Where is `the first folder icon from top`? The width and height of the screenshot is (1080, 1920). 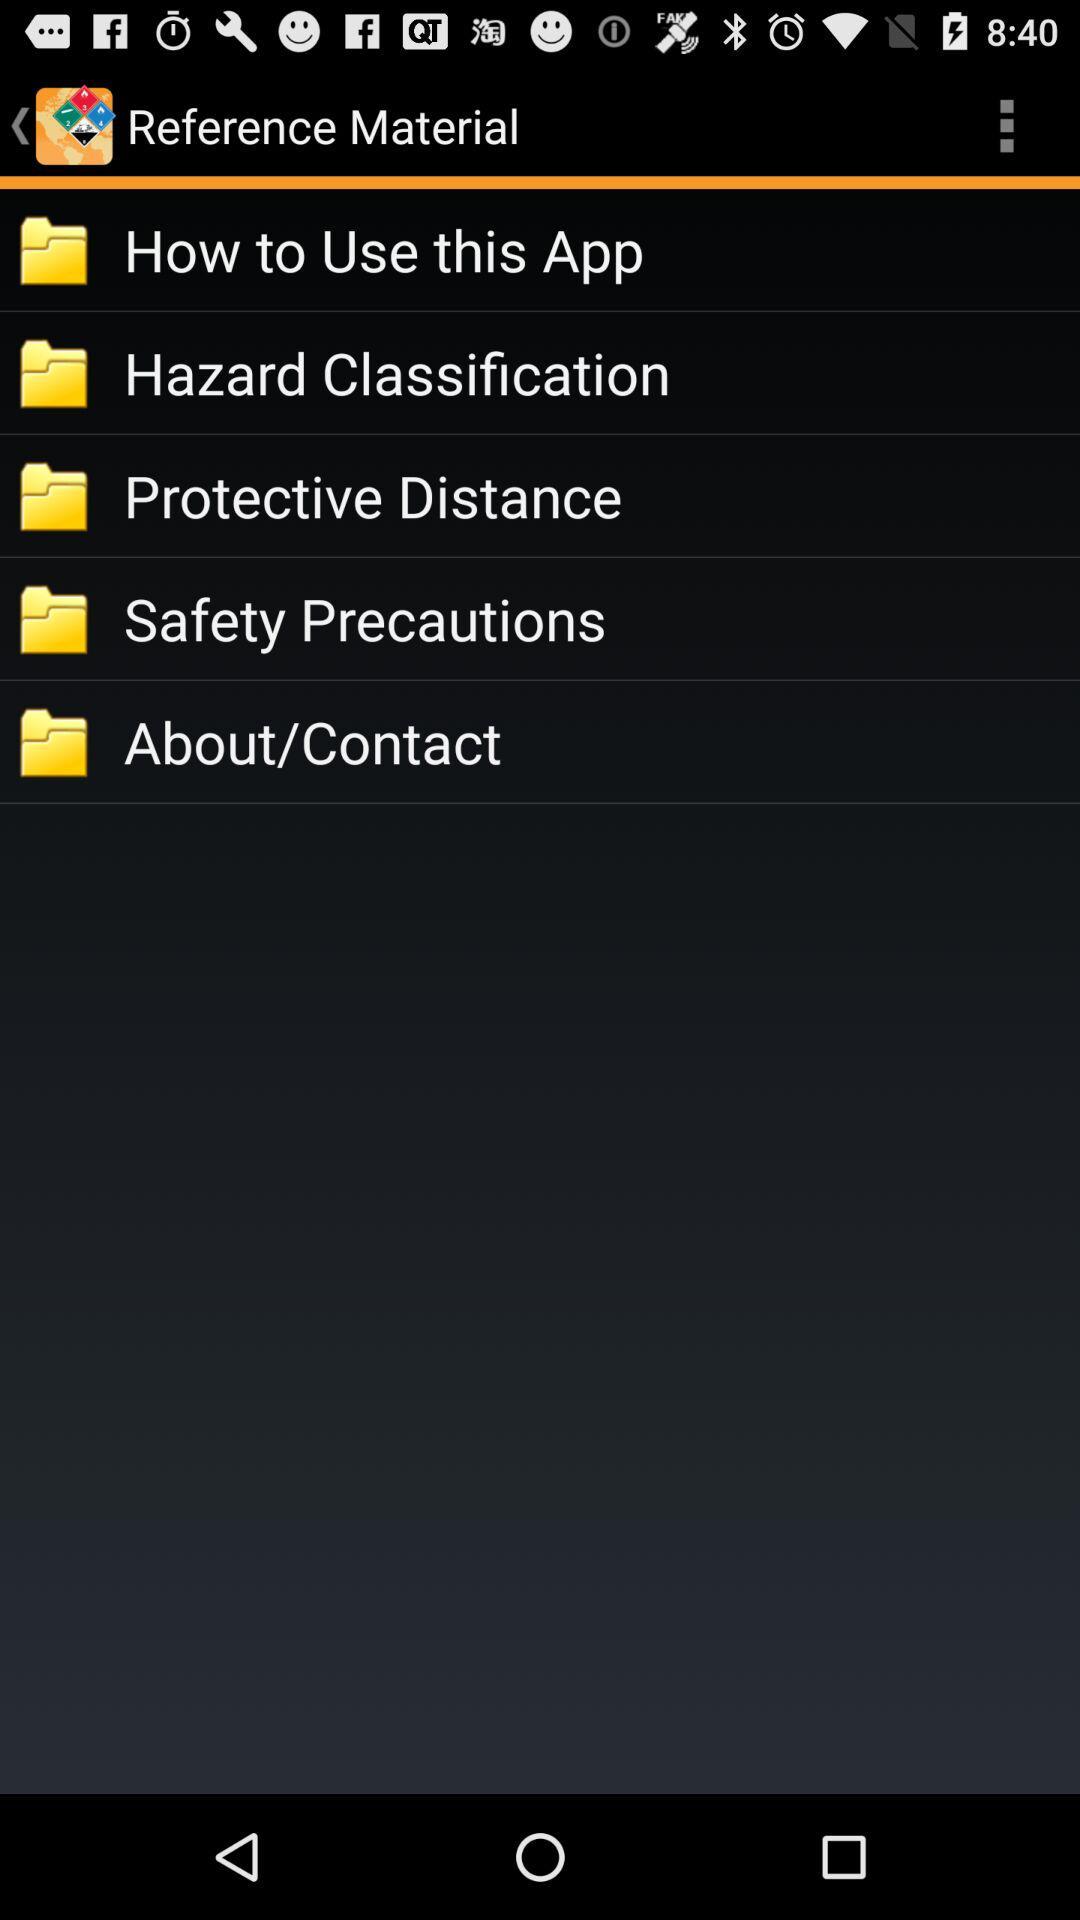 the first folder icon from top is located at coordinates (55, 248).